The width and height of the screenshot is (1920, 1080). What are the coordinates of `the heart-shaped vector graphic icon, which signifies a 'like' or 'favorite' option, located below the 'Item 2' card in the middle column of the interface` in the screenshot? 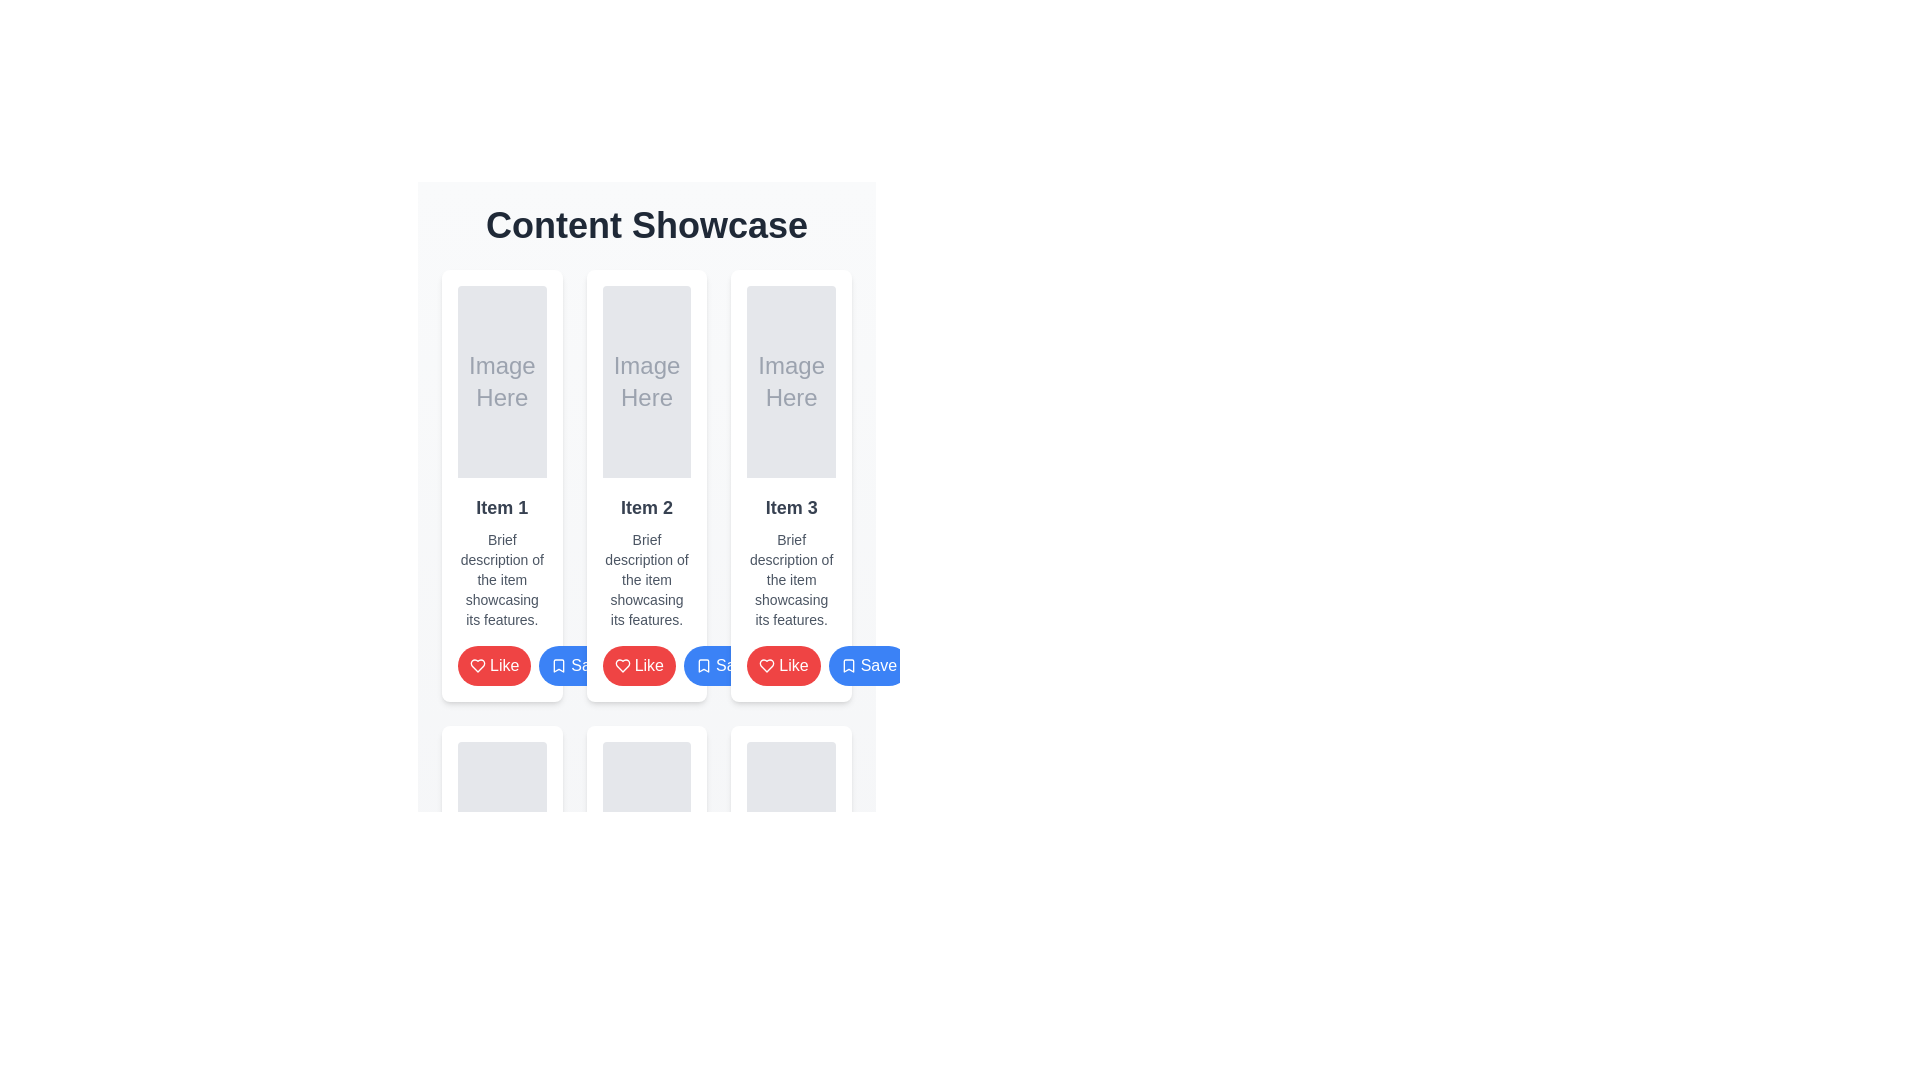 It's located at (477, 666).